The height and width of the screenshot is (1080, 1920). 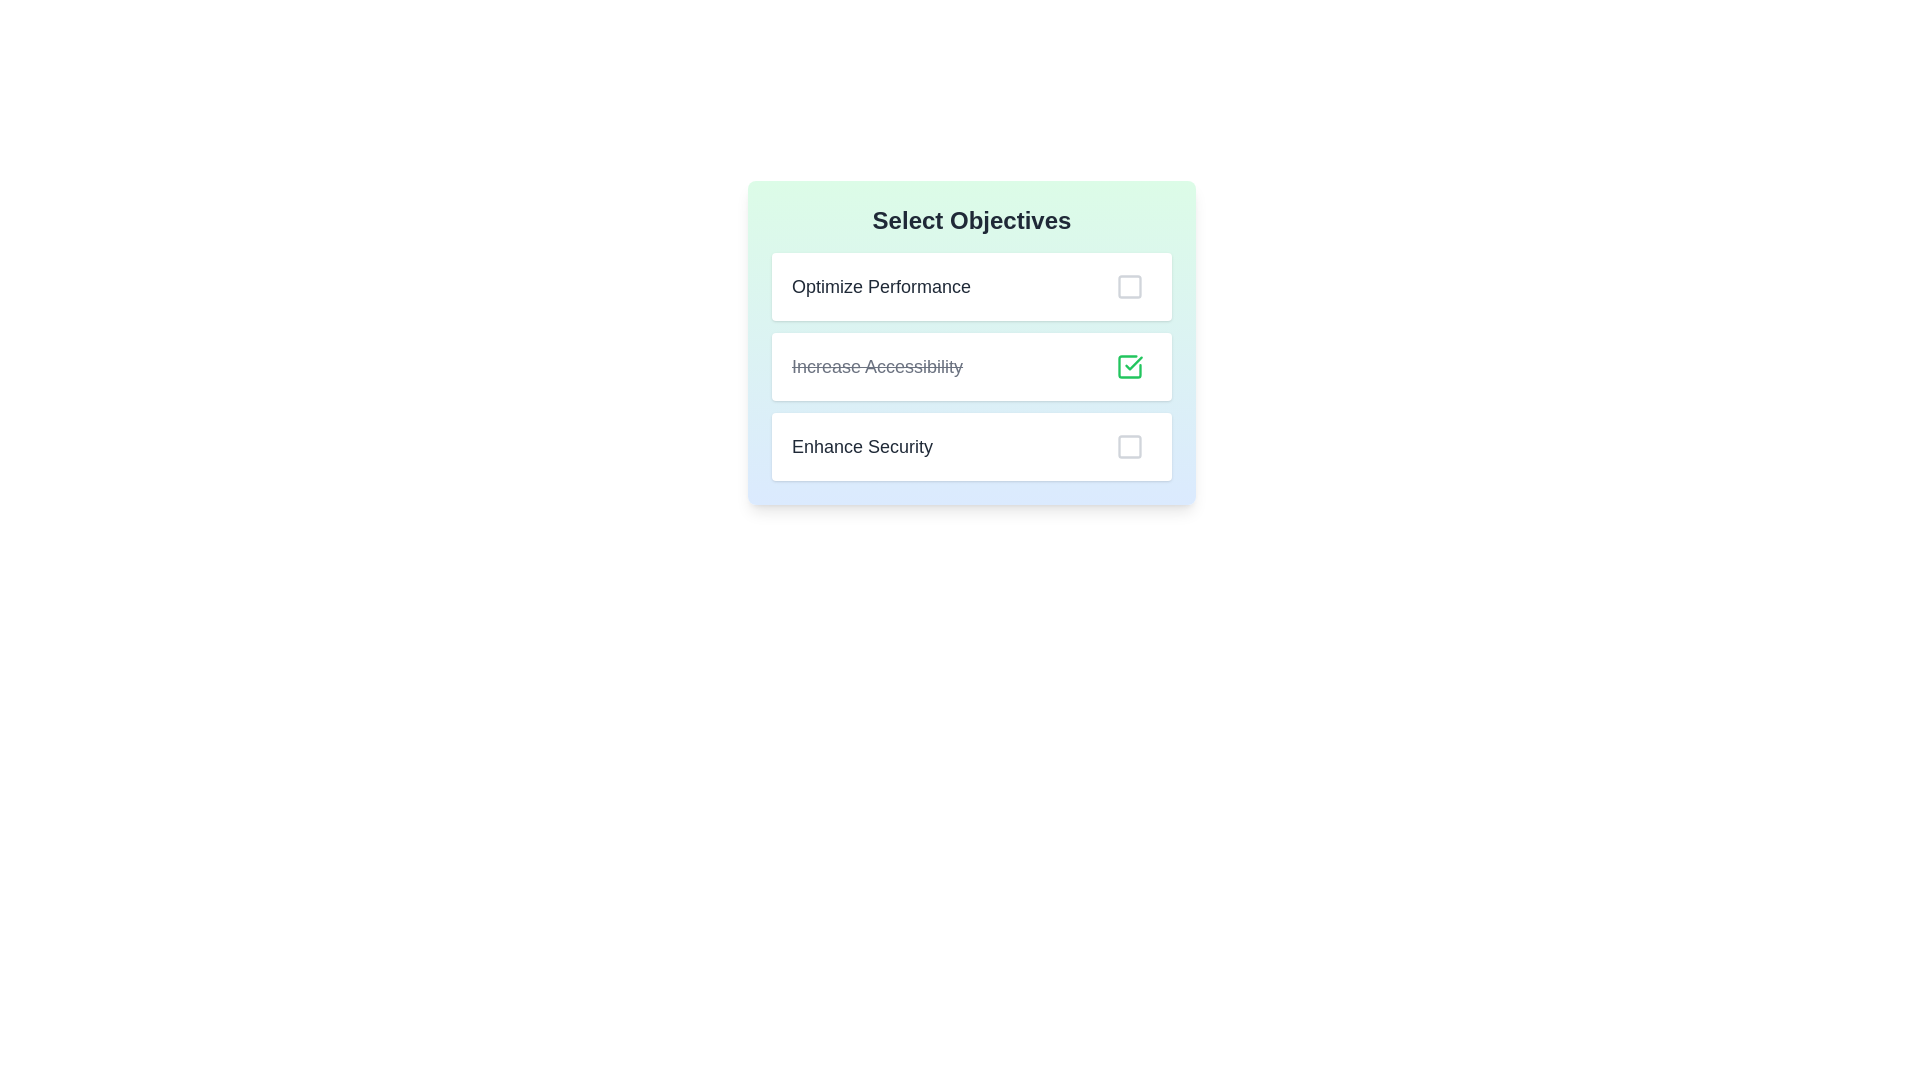 I want to click on the checkbox labeled 'Increase Accessibility', so click(x=971, y=366).